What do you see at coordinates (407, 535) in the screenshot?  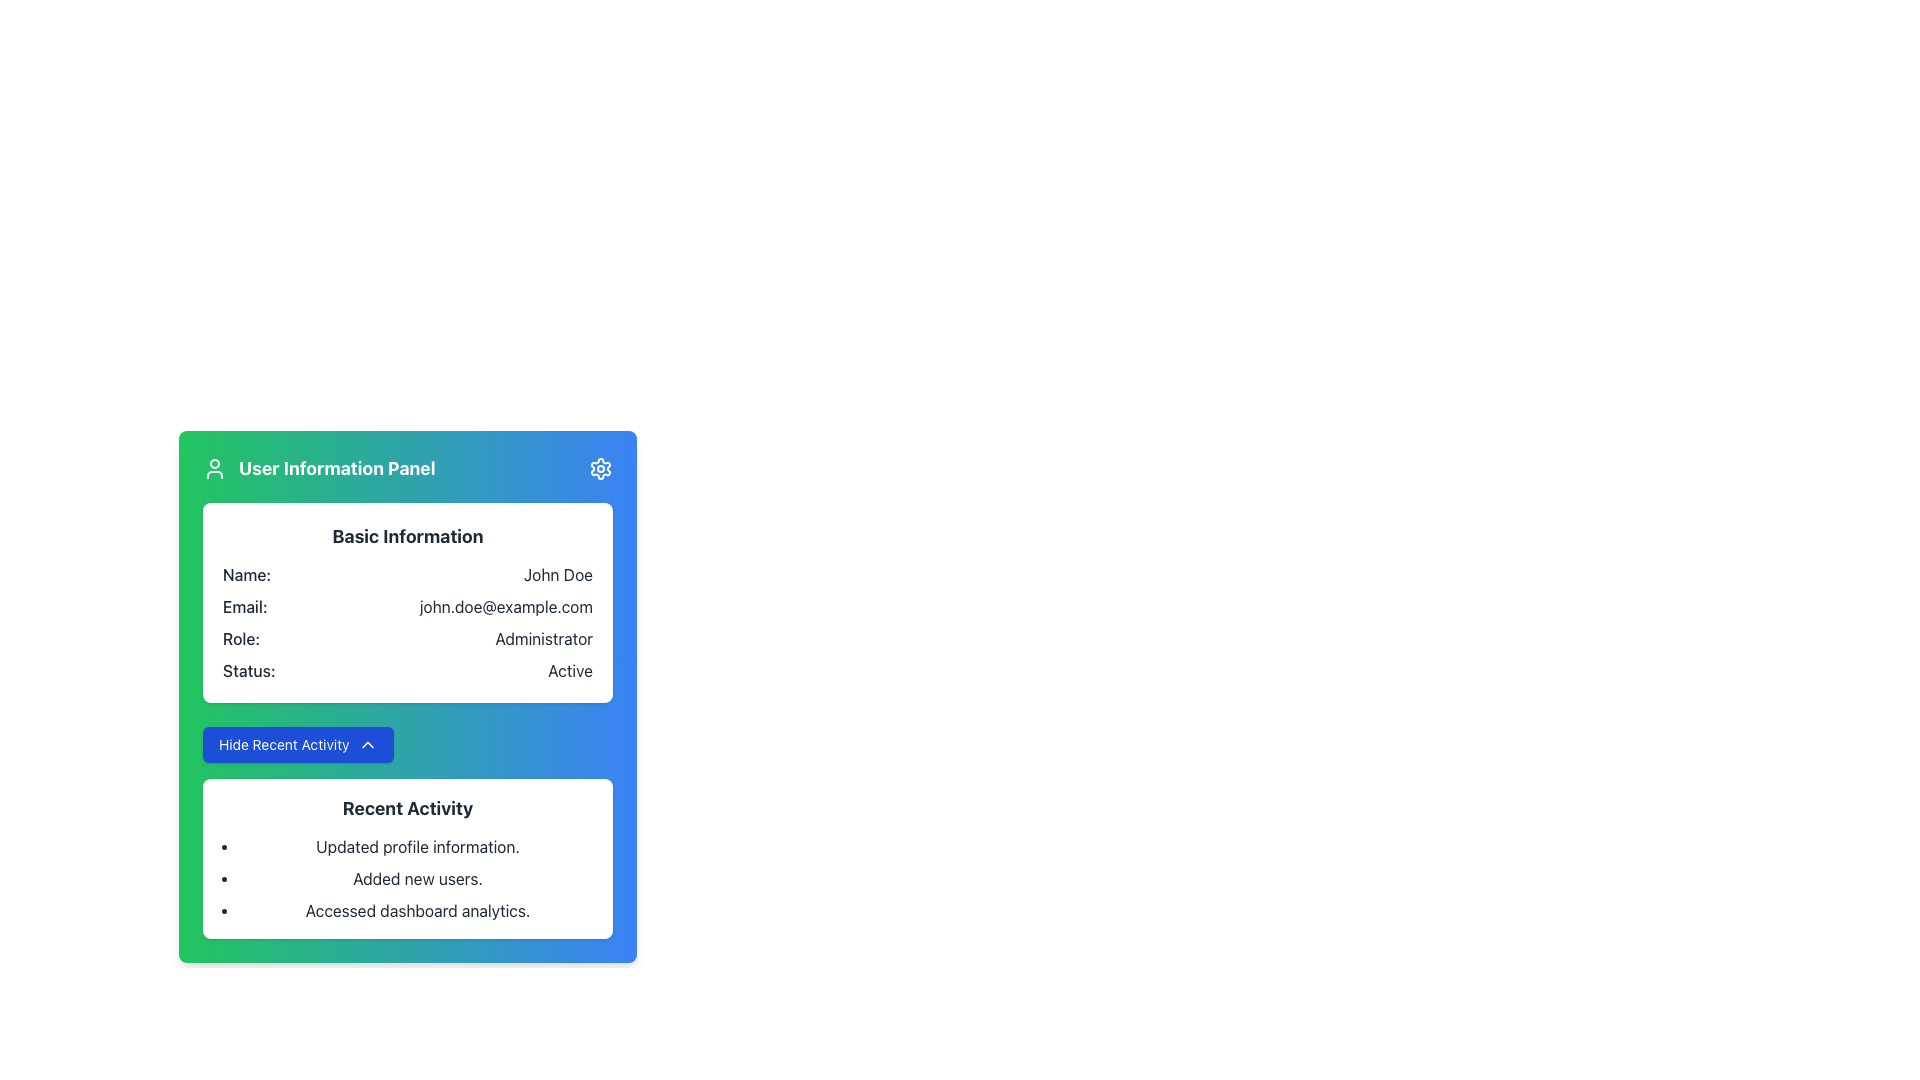 I see `the prominently styled text block displaying the label 'Basic Information', which is dark-colored and positioned at the top of the content section` at bounding box center [407, 535].